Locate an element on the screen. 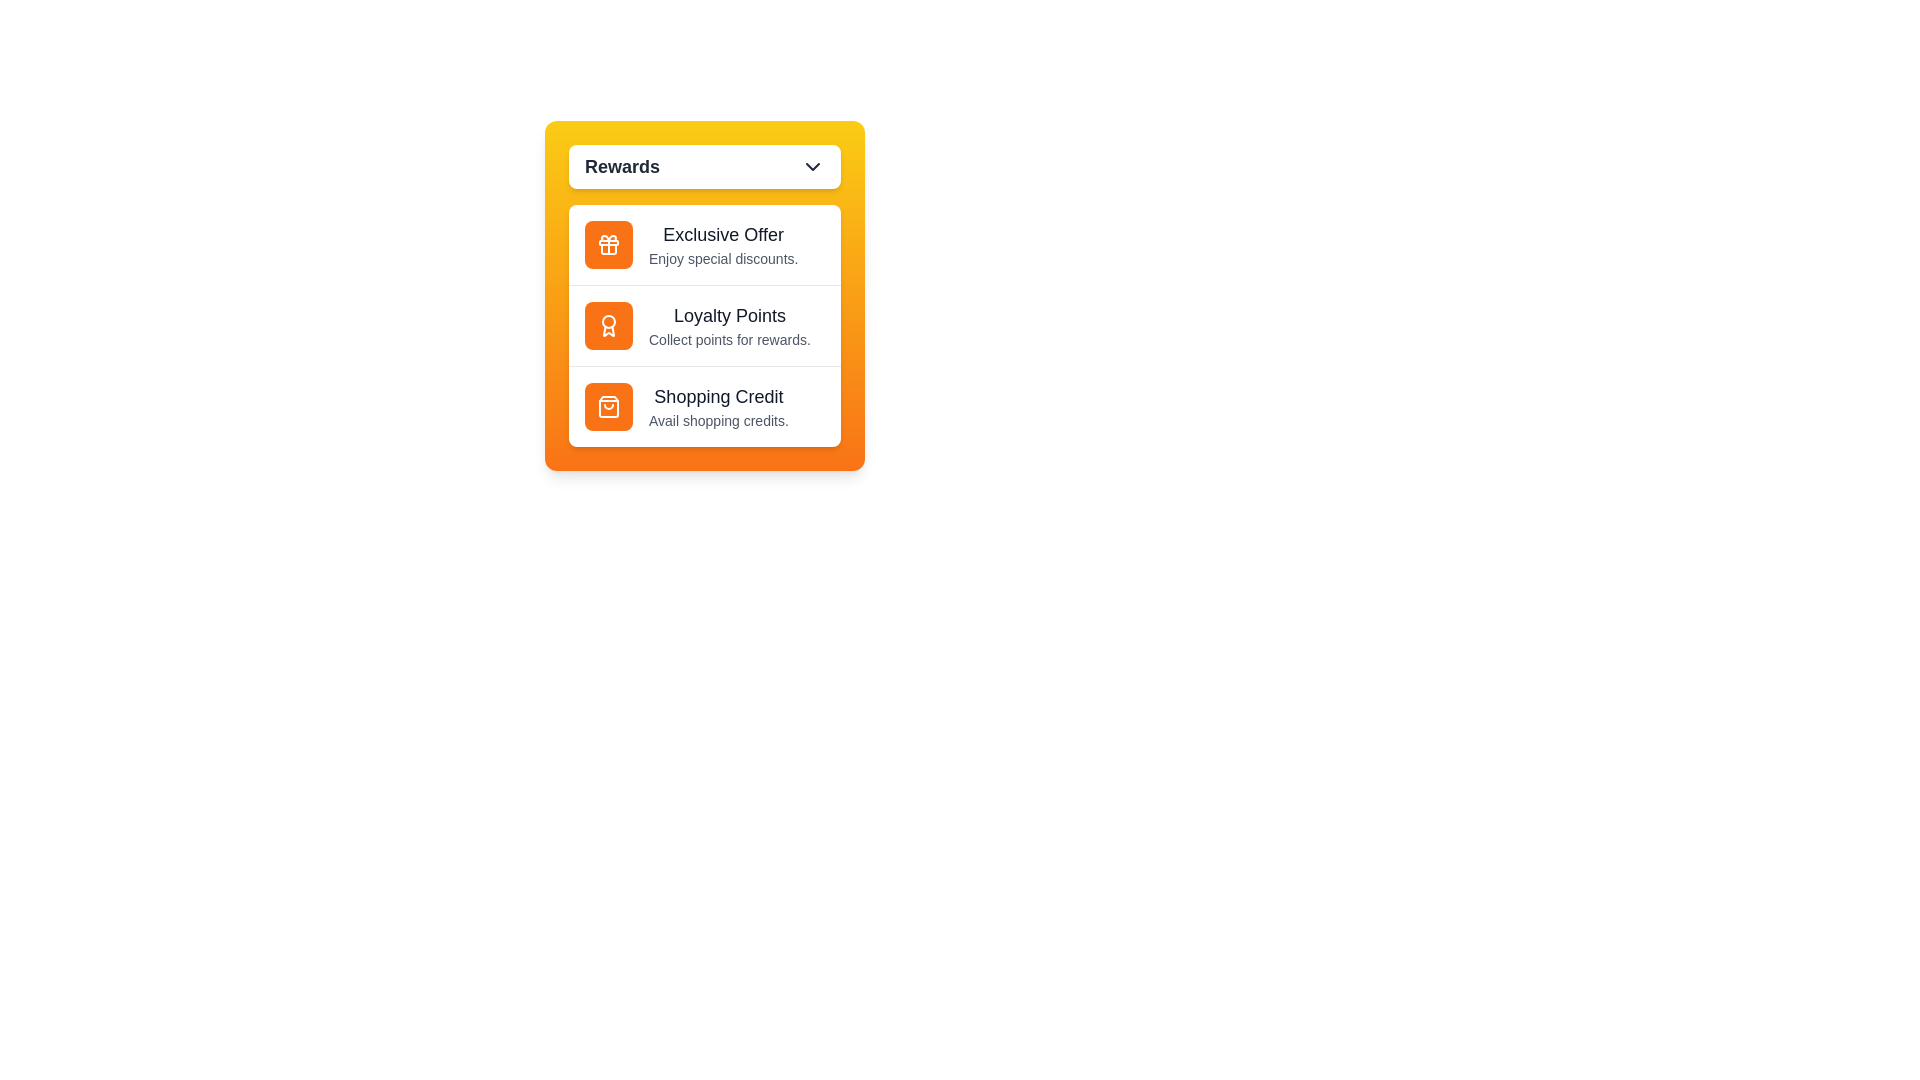  the Decorative Circle, which is part of a circular award representation in the interface is located at coordinates (608, 320).